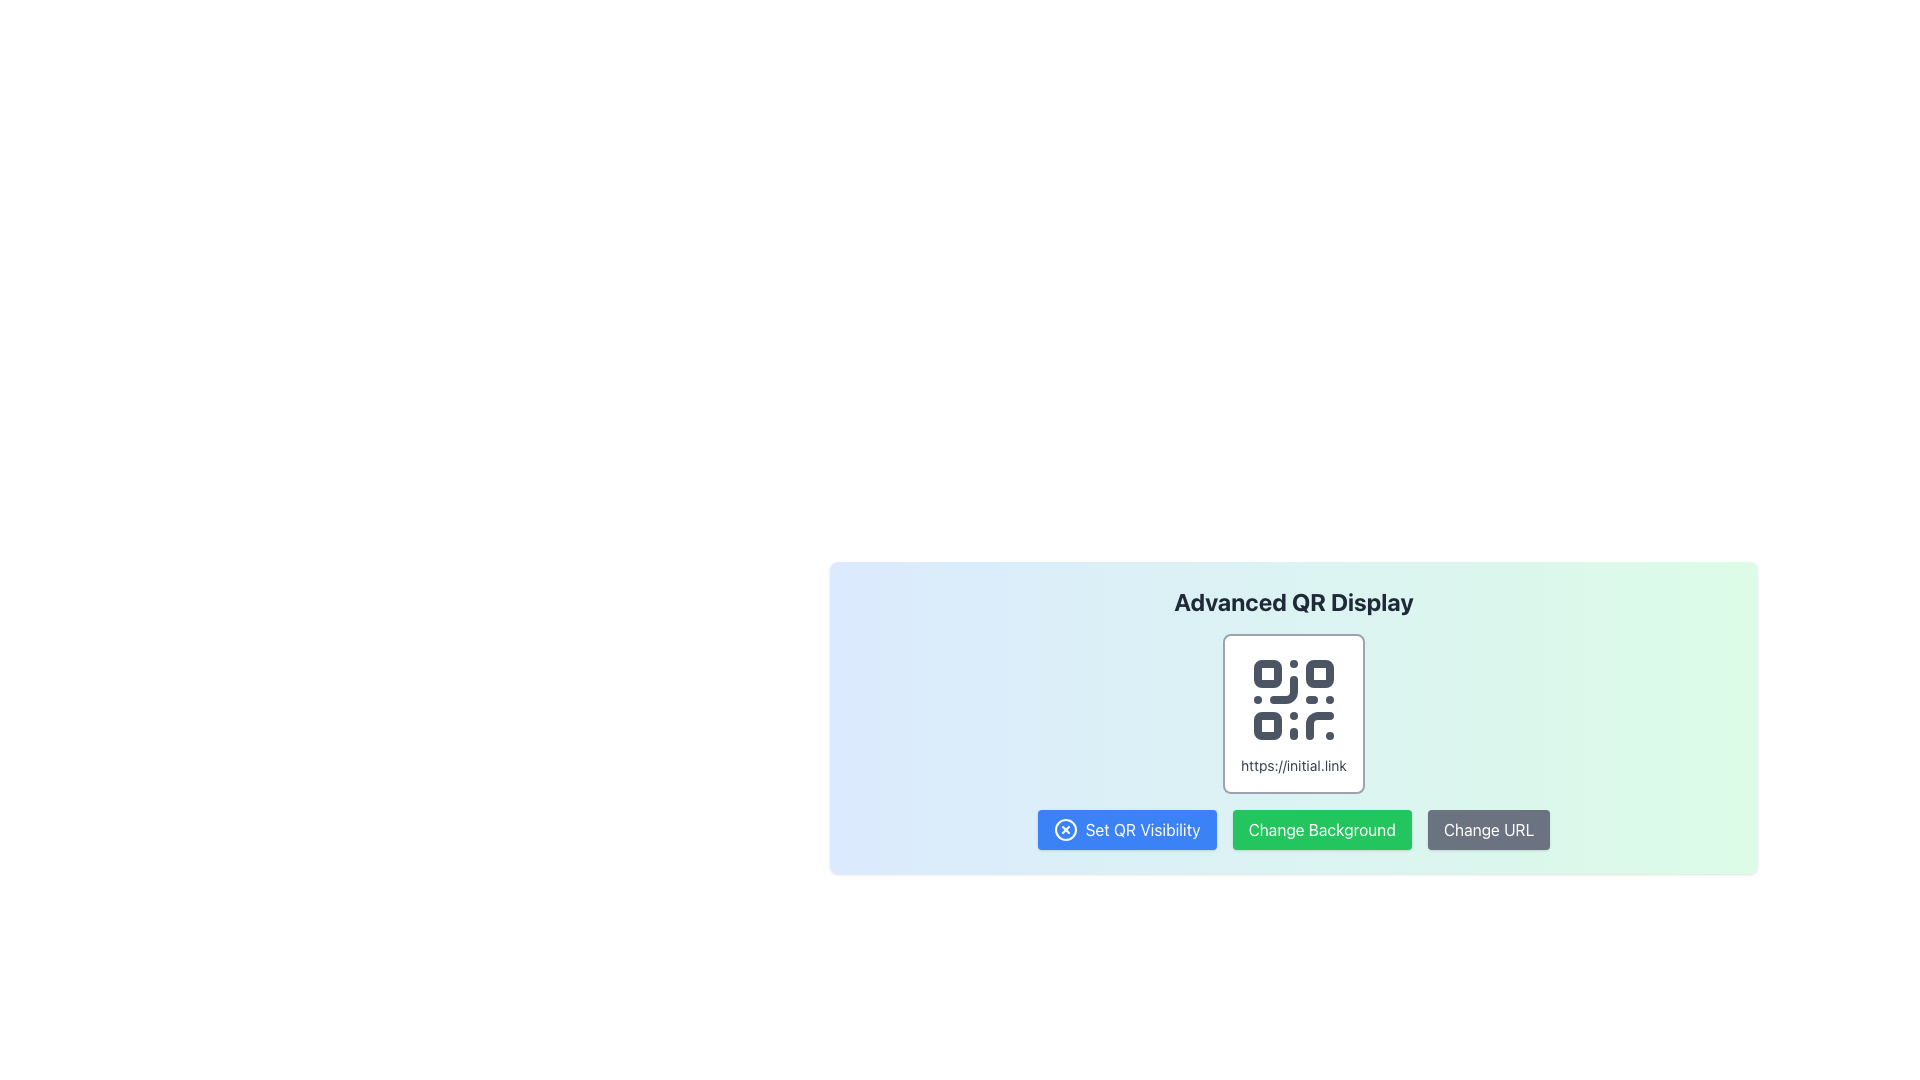 The image size is (1920, 1080). What do you see at coordinates (1320, 674) in the screenshot?
I see `the second small square in the top-right corner of the QR code graphic` at bounding box center [1320, 674].